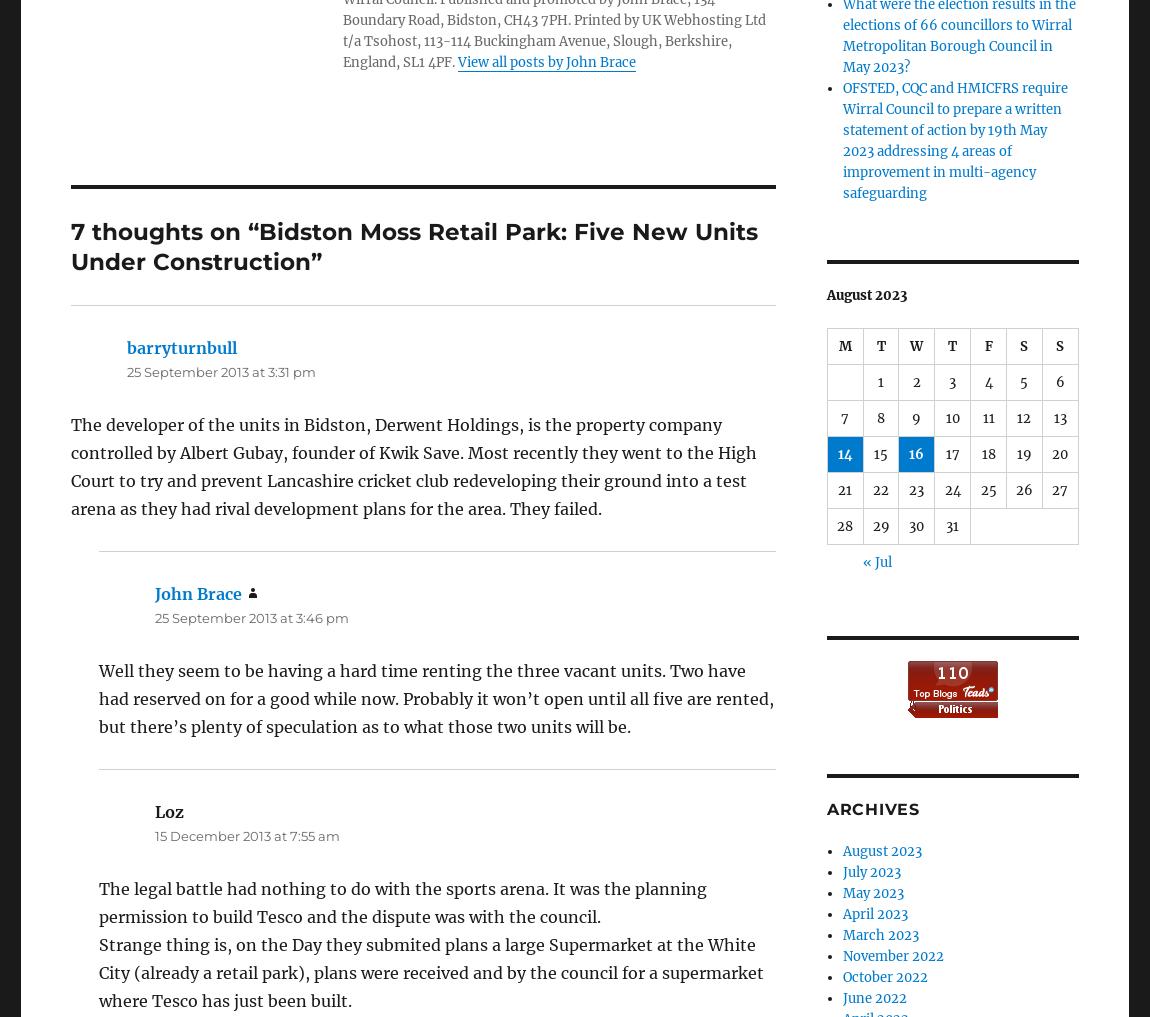  Describe the element at coordinates (916, 526) in the screenshot. I see `'30'` at that location.